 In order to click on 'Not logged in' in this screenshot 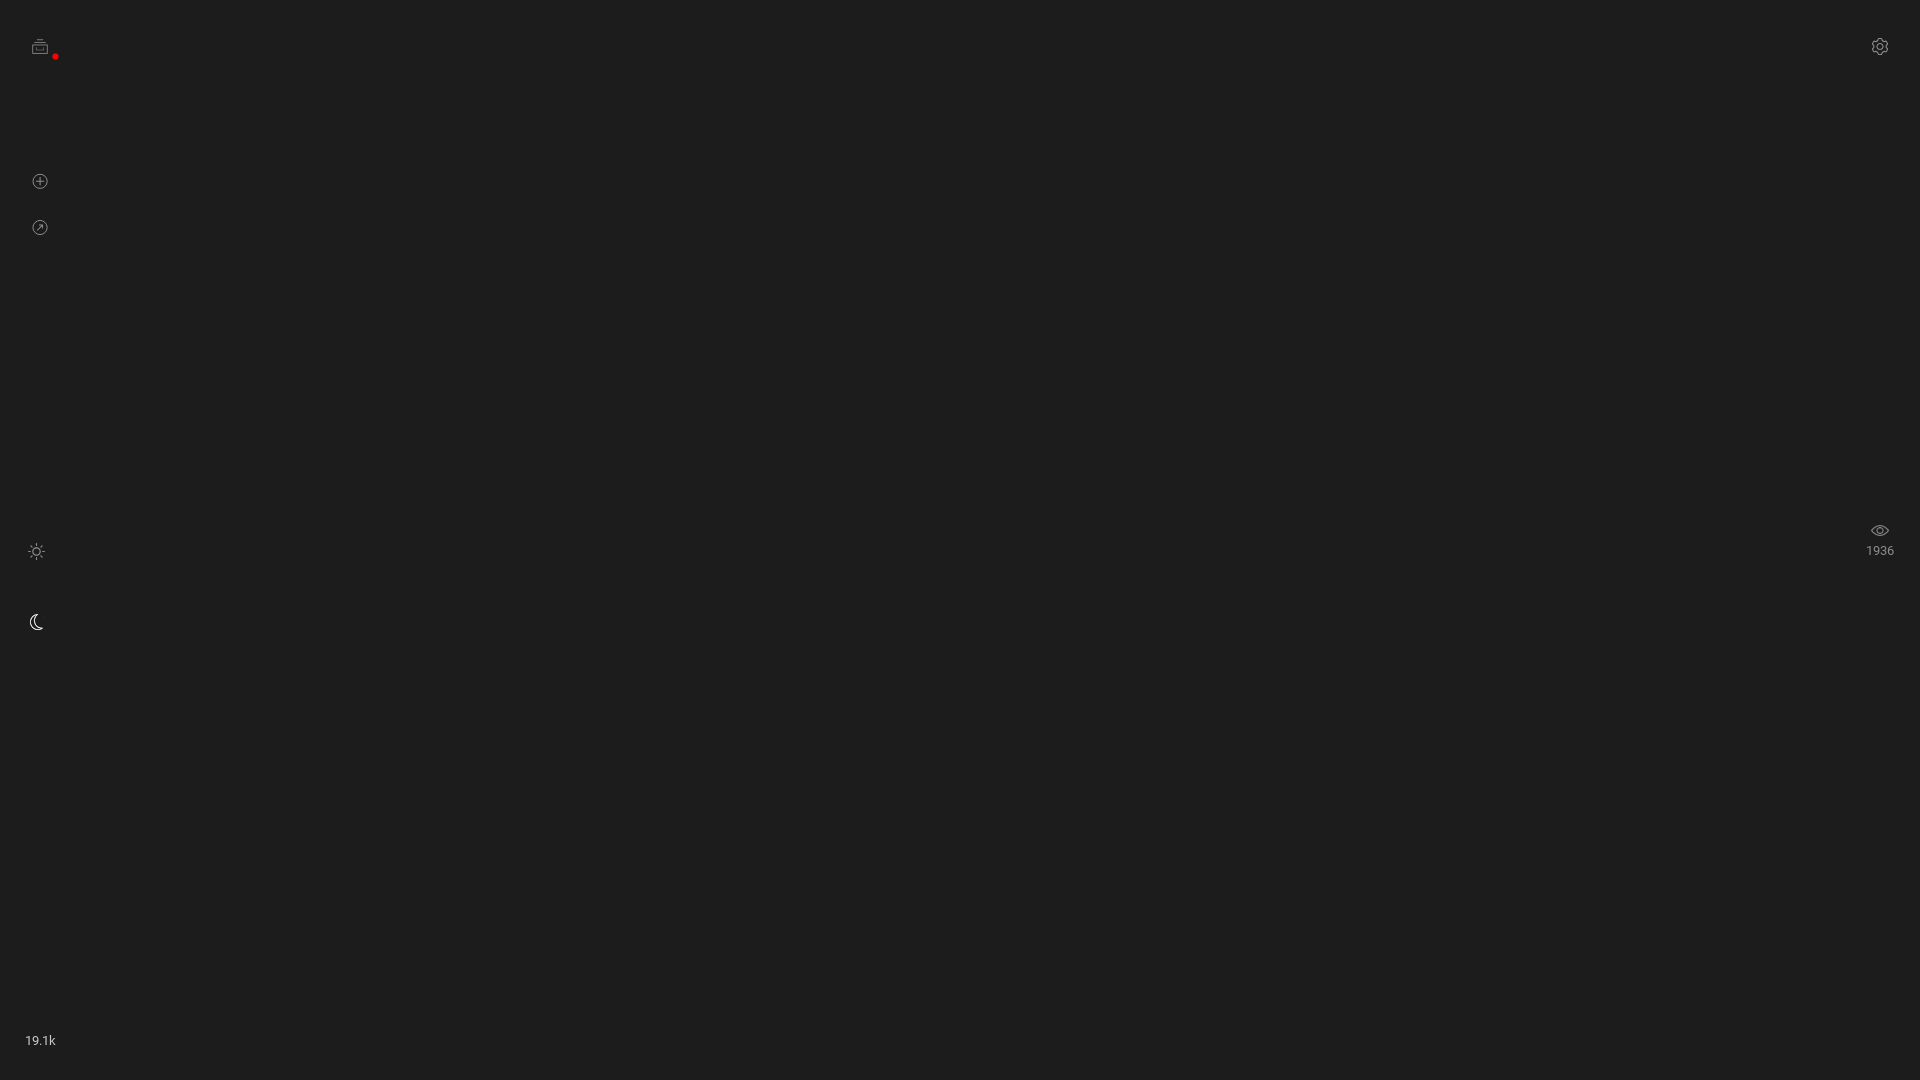, I will do `click(55, 54)`.